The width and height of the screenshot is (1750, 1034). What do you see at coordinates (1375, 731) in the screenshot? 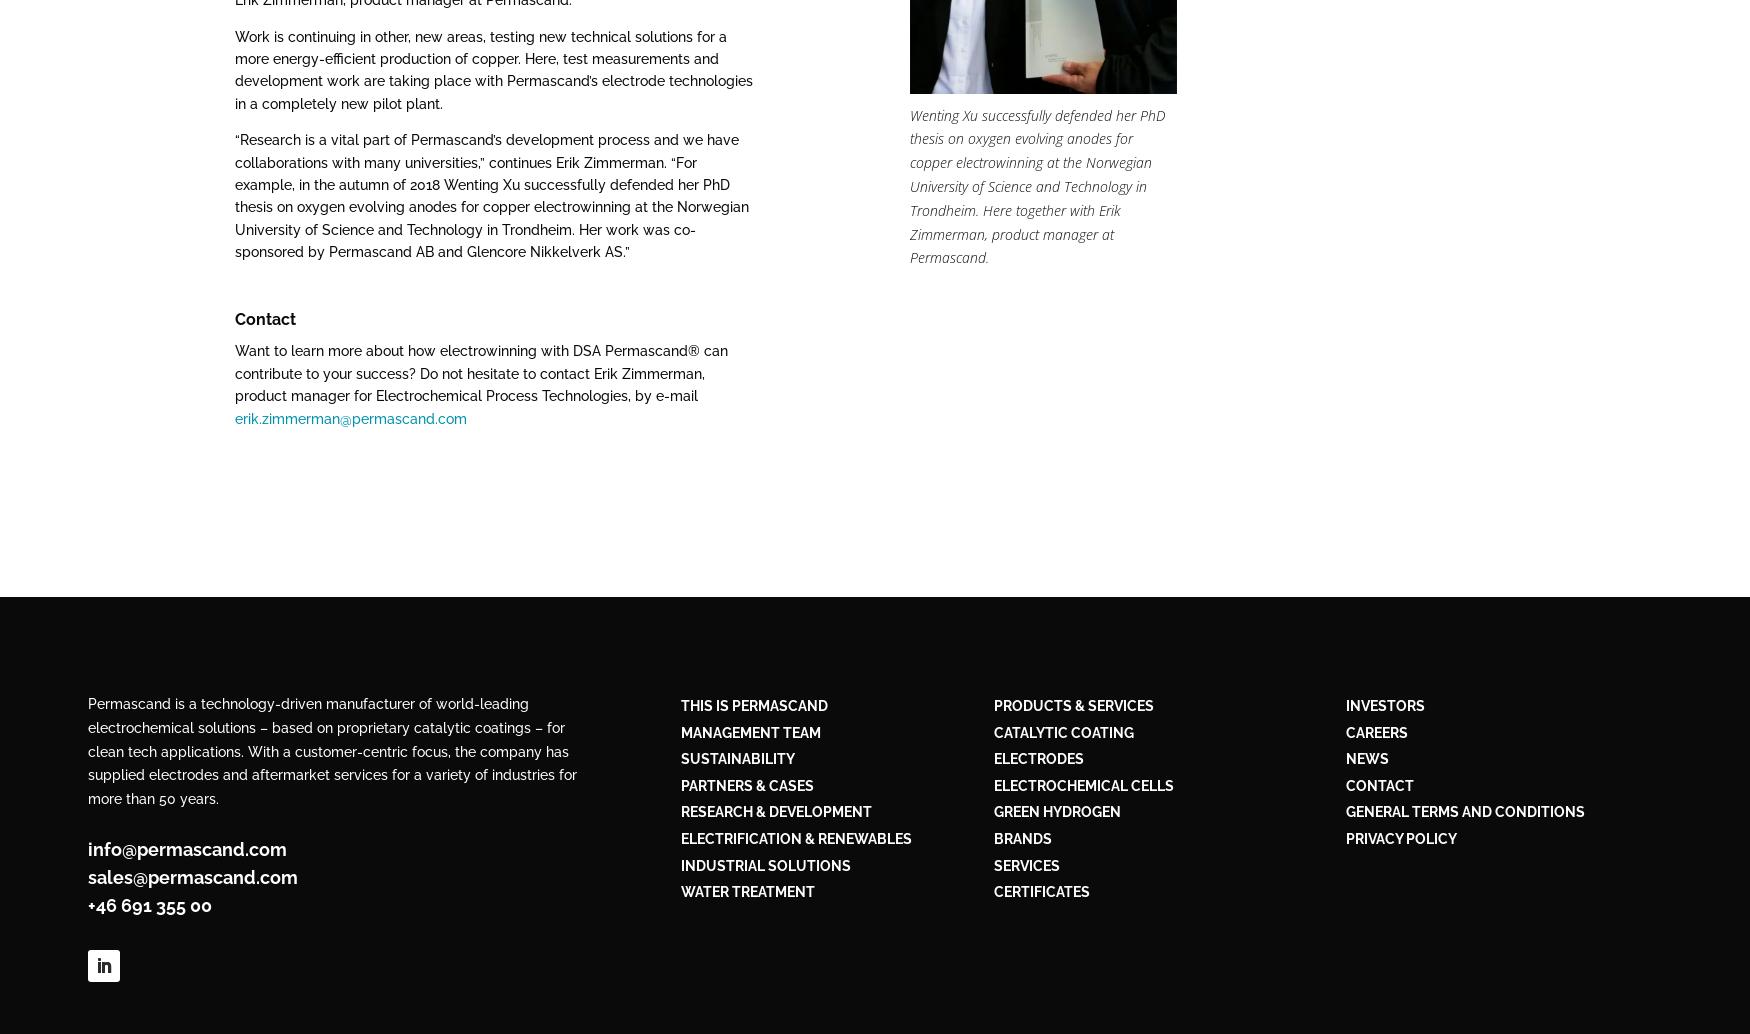
I see `'CAREERS'` at bounding box center [1375, 731].